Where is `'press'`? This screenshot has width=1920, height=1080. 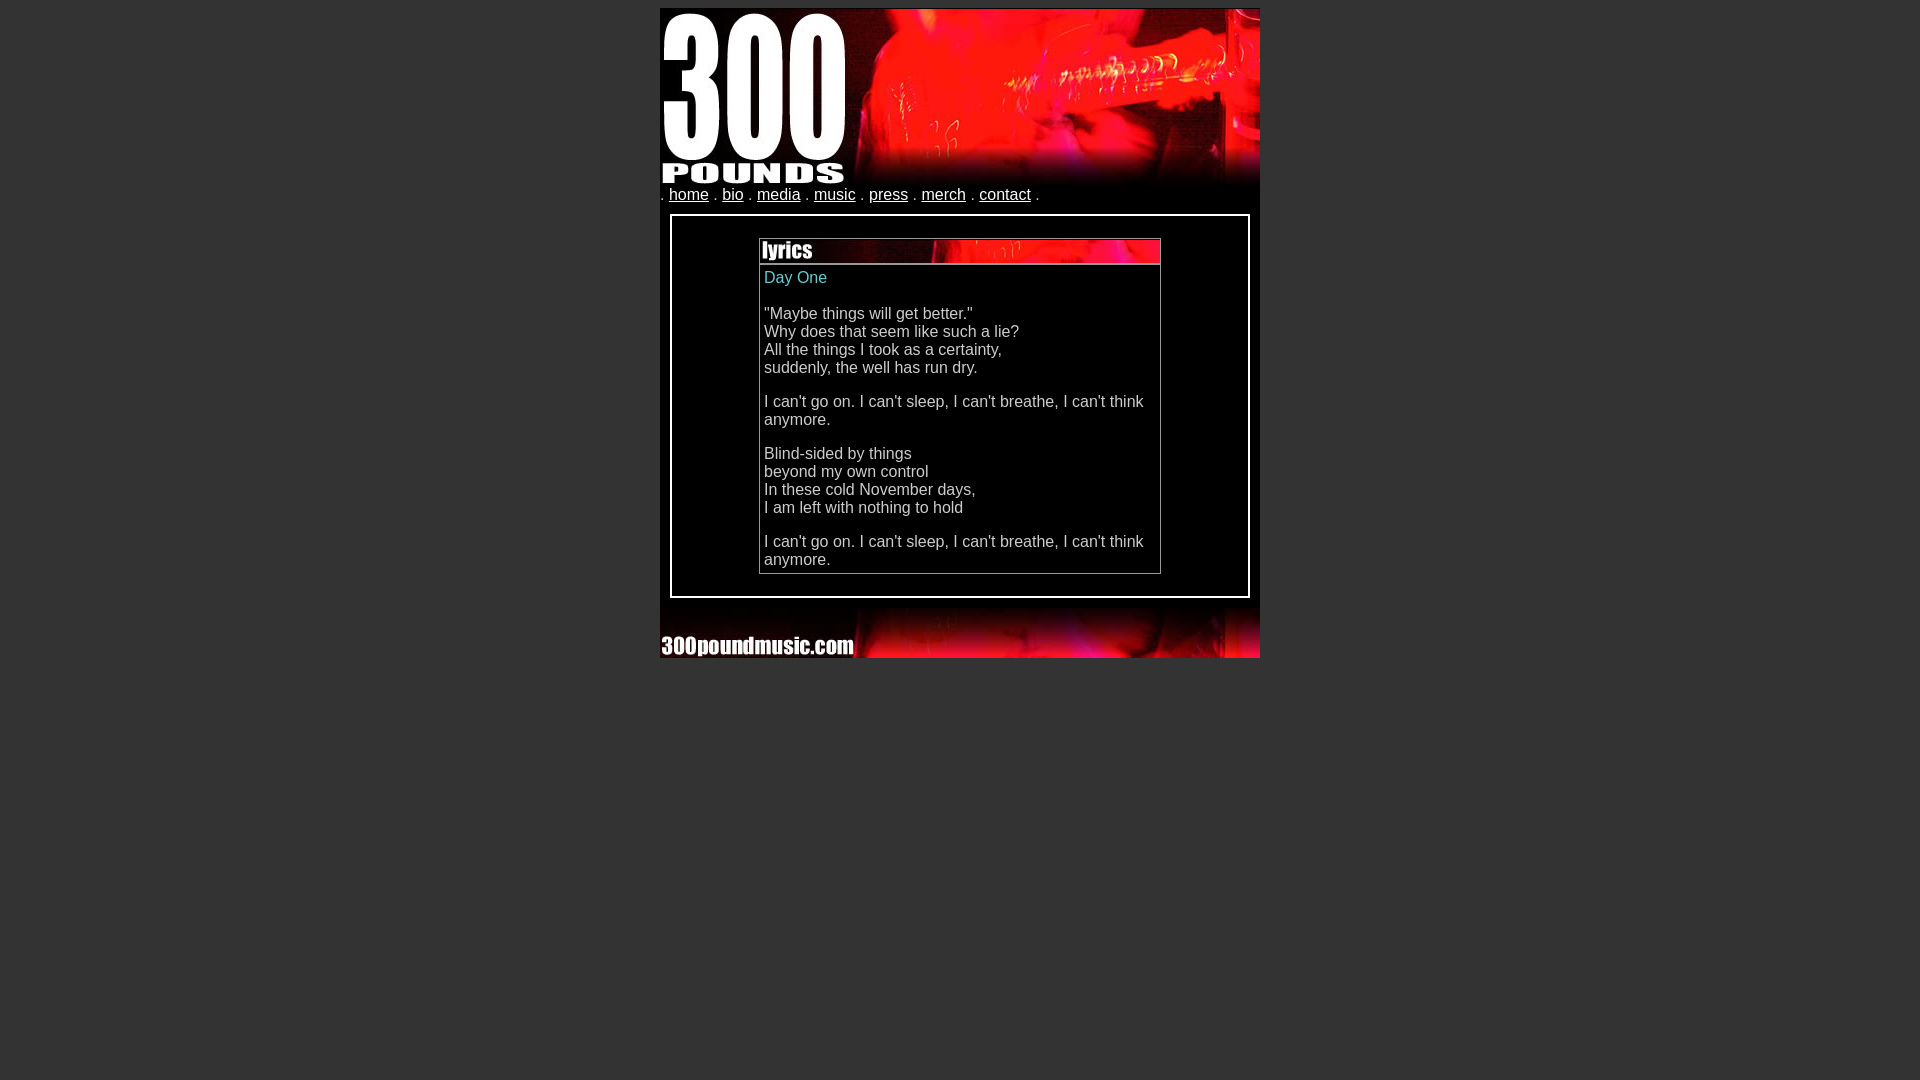 'press' is located at coordinates (868, 194).